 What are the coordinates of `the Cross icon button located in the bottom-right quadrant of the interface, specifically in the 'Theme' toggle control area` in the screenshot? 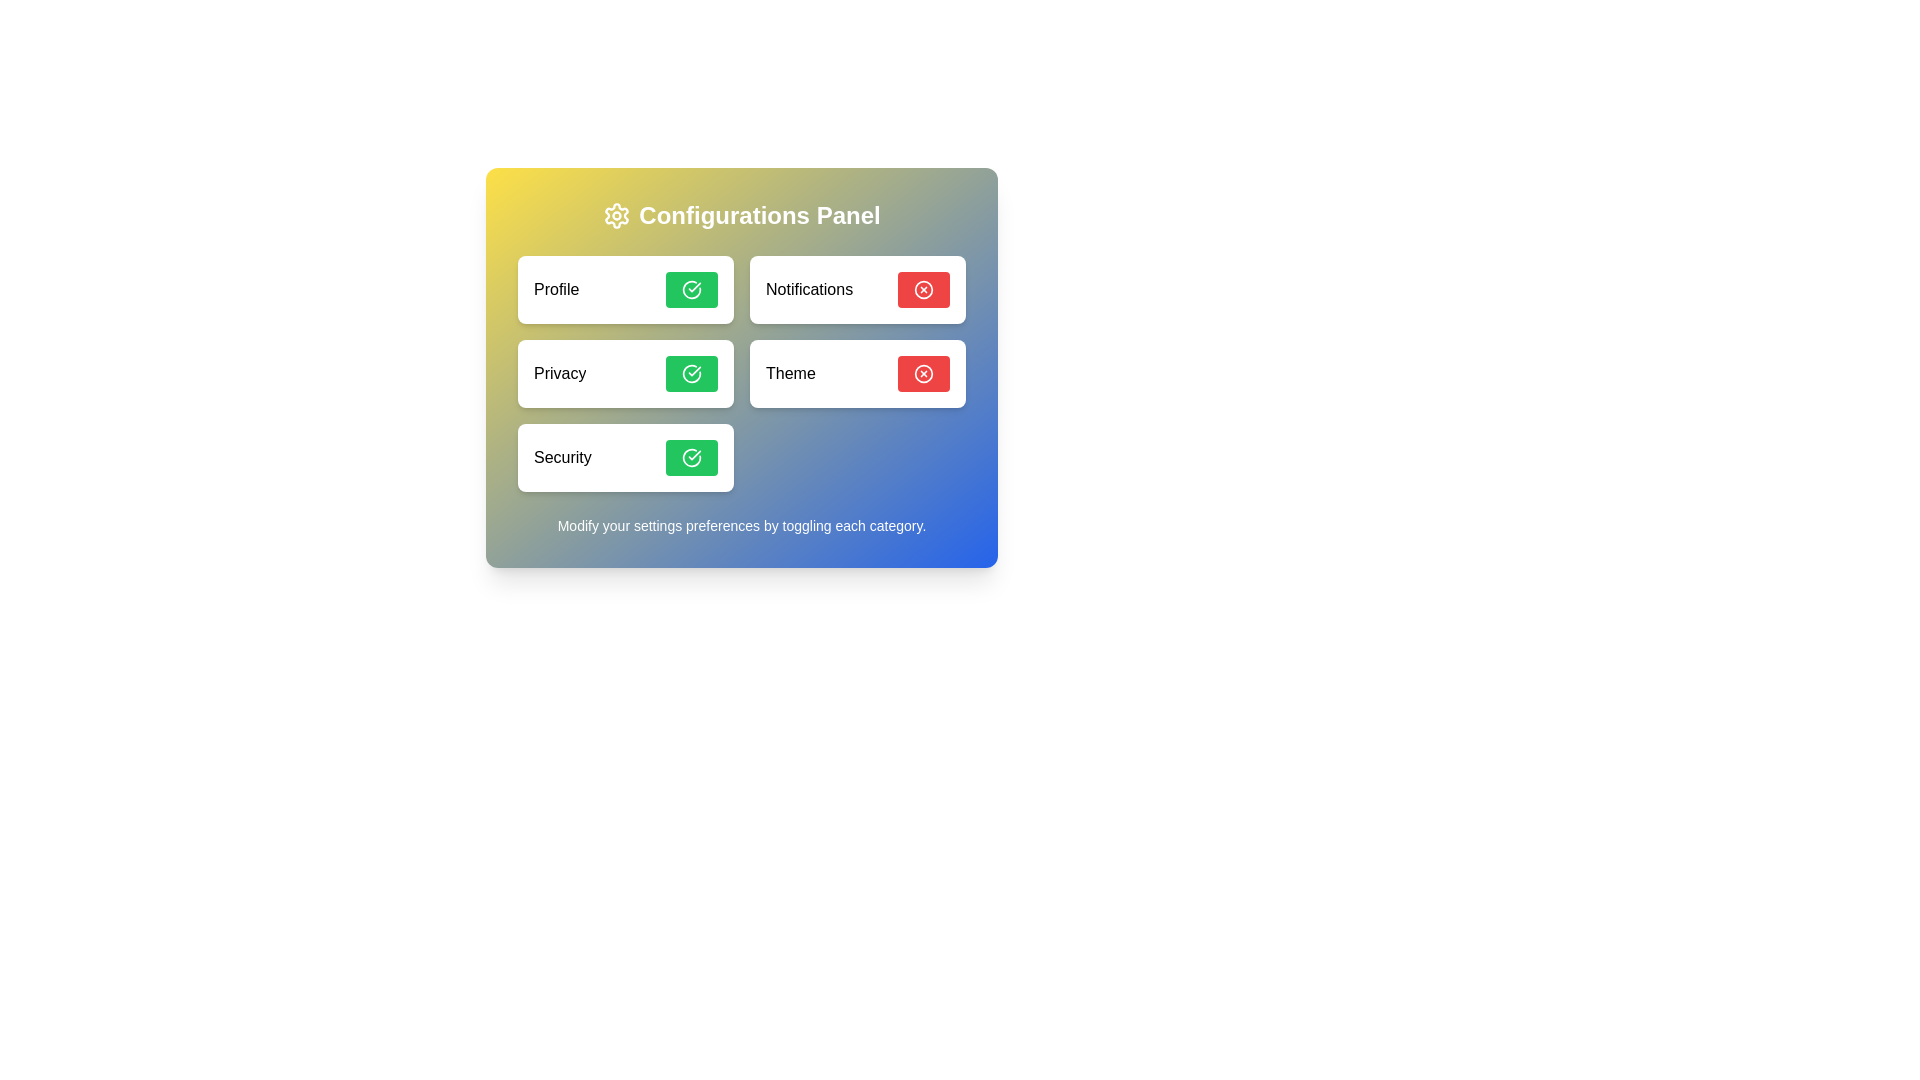 It's located at (923, 374).